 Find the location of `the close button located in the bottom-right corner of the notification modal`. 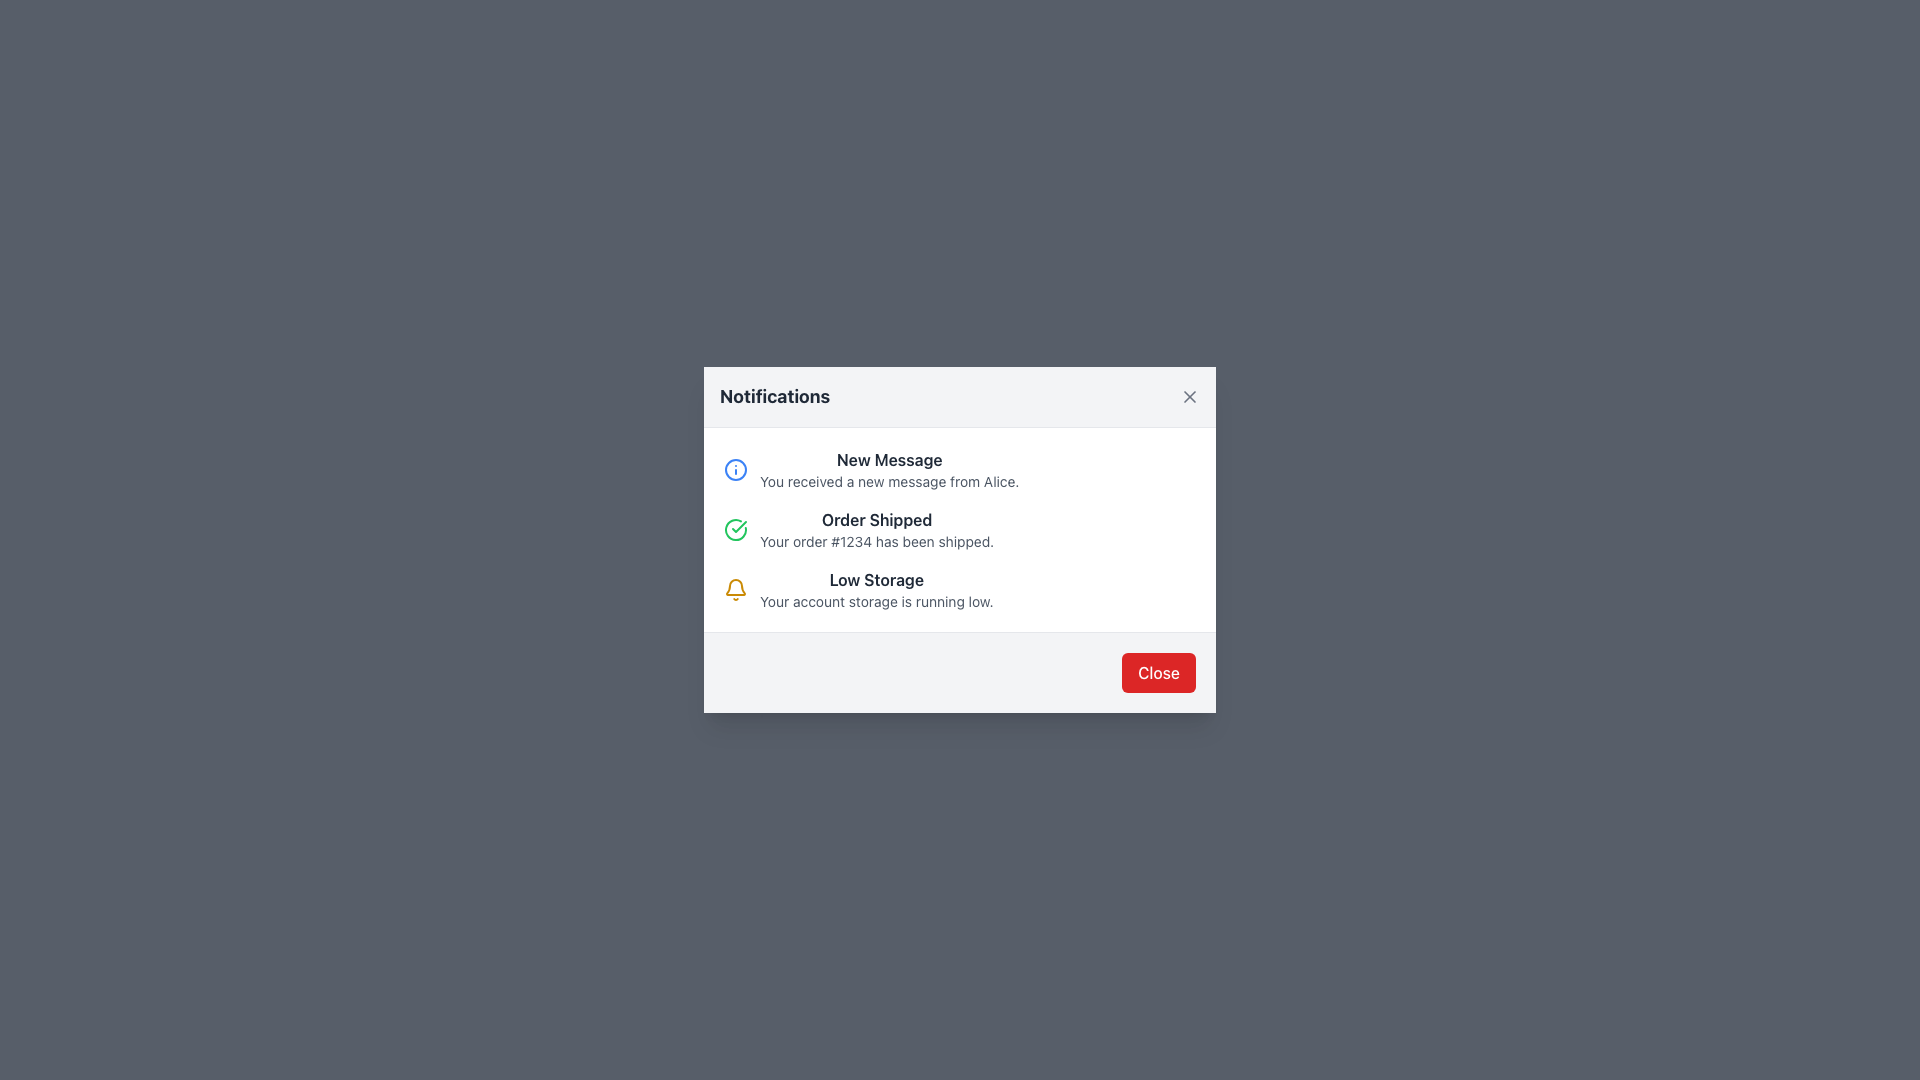

the close button located in the bottom-right corner of the notification modal is located at coordinates (1159, 672).